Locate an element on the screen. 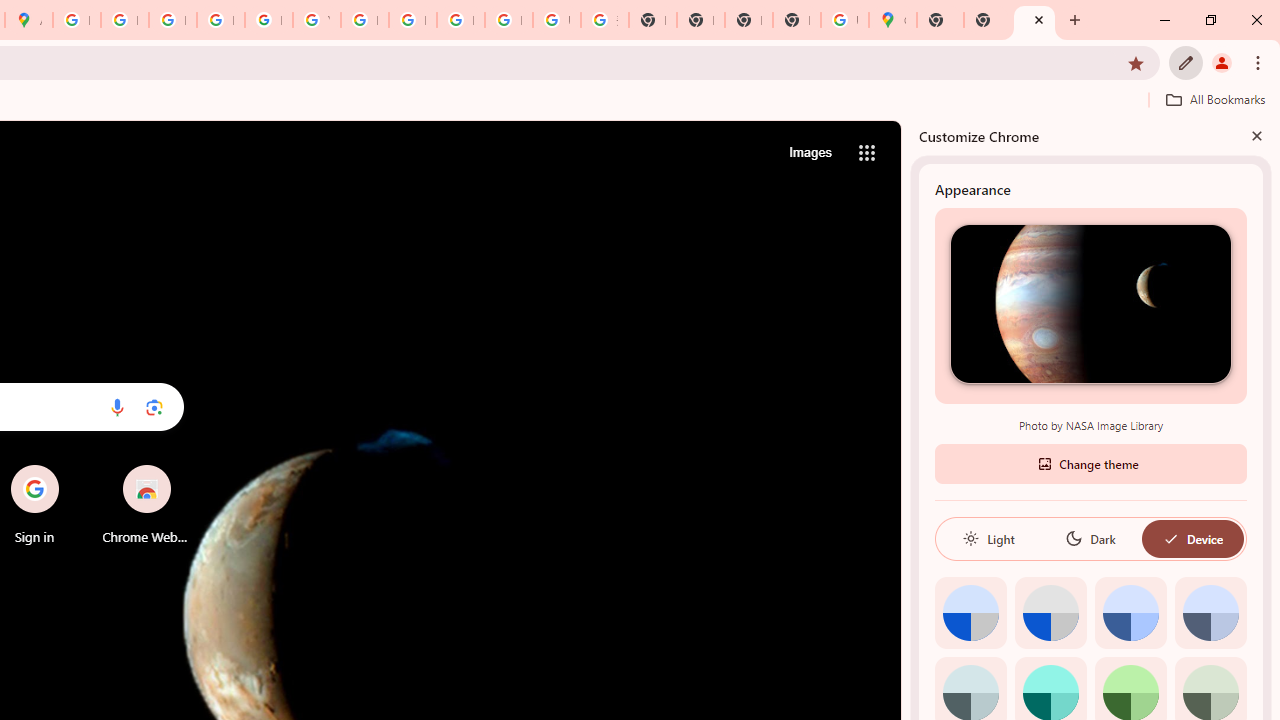 Image resolution: width=1280 pixels, height=720 pixels. 'Default color' is located at coordinates (970, 611).